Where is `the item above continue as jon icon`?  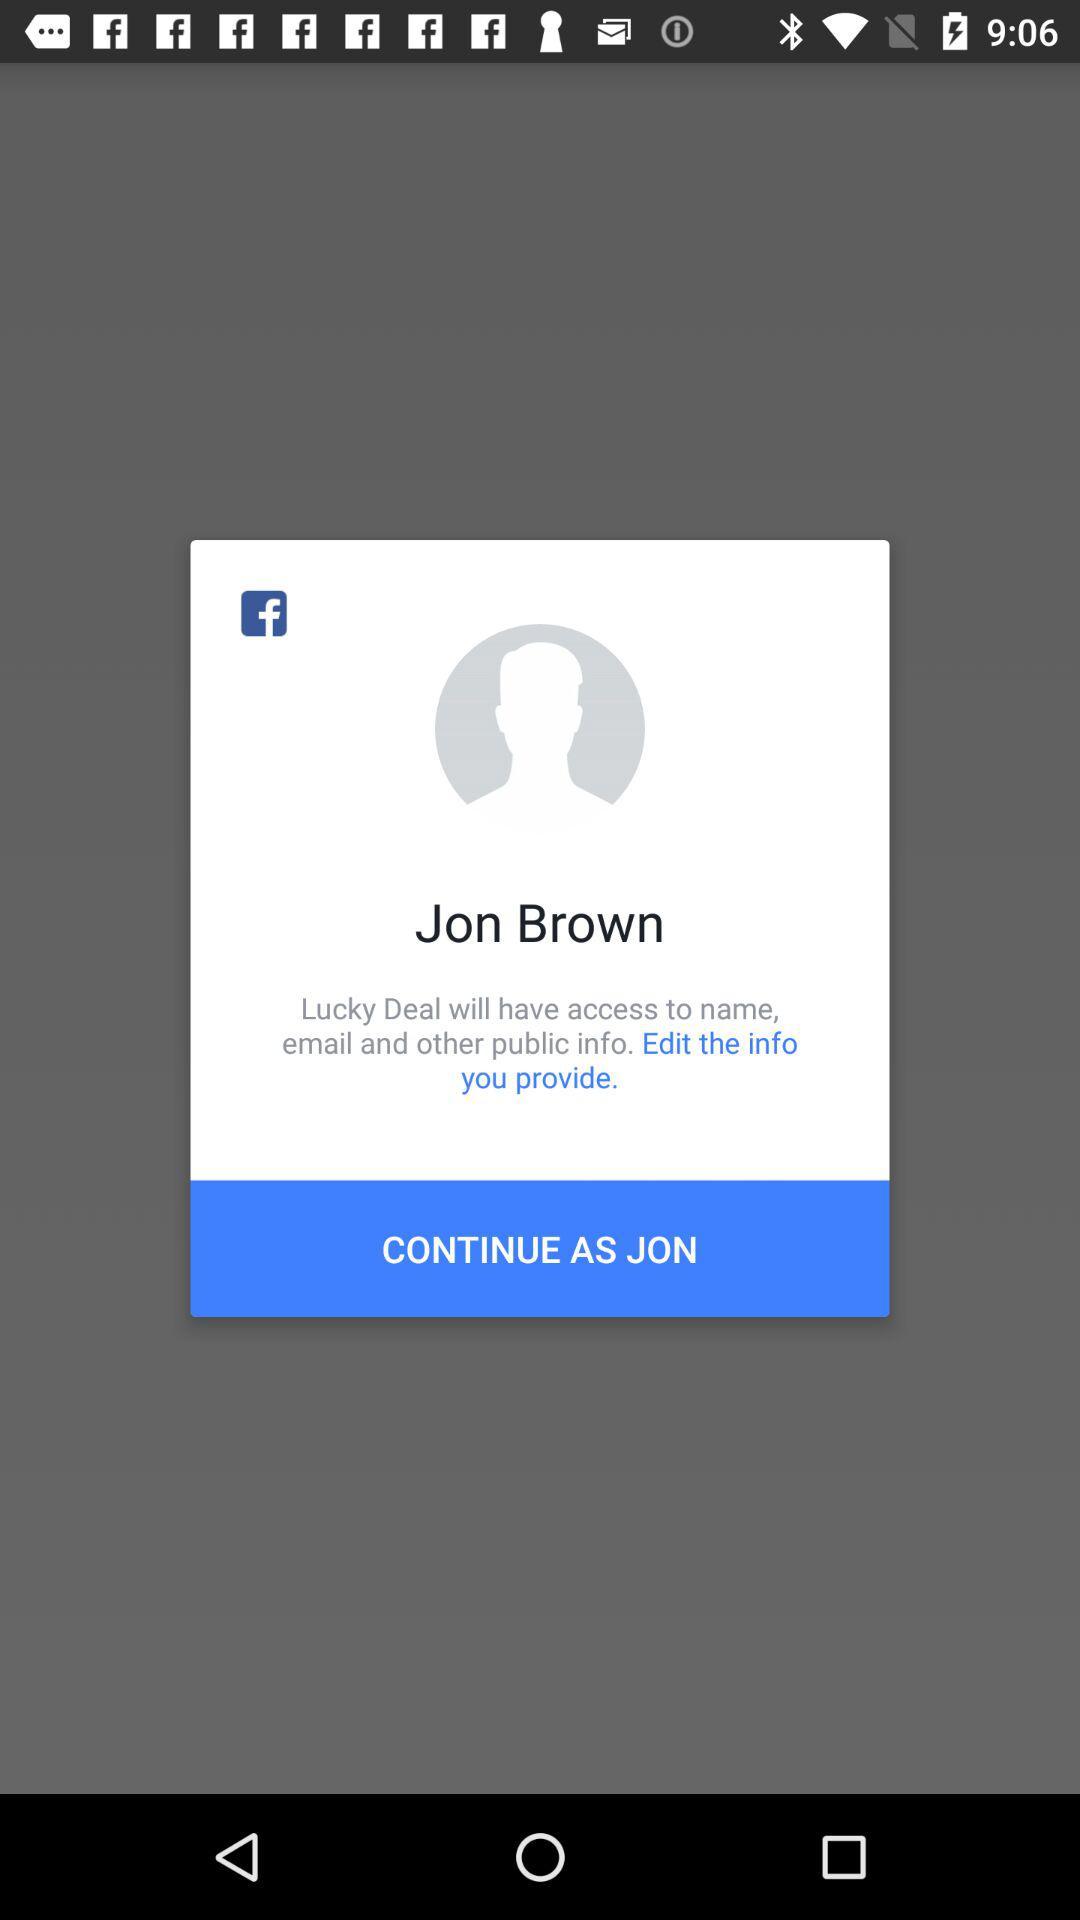 the item above continue as jon icon is located at coordinates (540, 1041).